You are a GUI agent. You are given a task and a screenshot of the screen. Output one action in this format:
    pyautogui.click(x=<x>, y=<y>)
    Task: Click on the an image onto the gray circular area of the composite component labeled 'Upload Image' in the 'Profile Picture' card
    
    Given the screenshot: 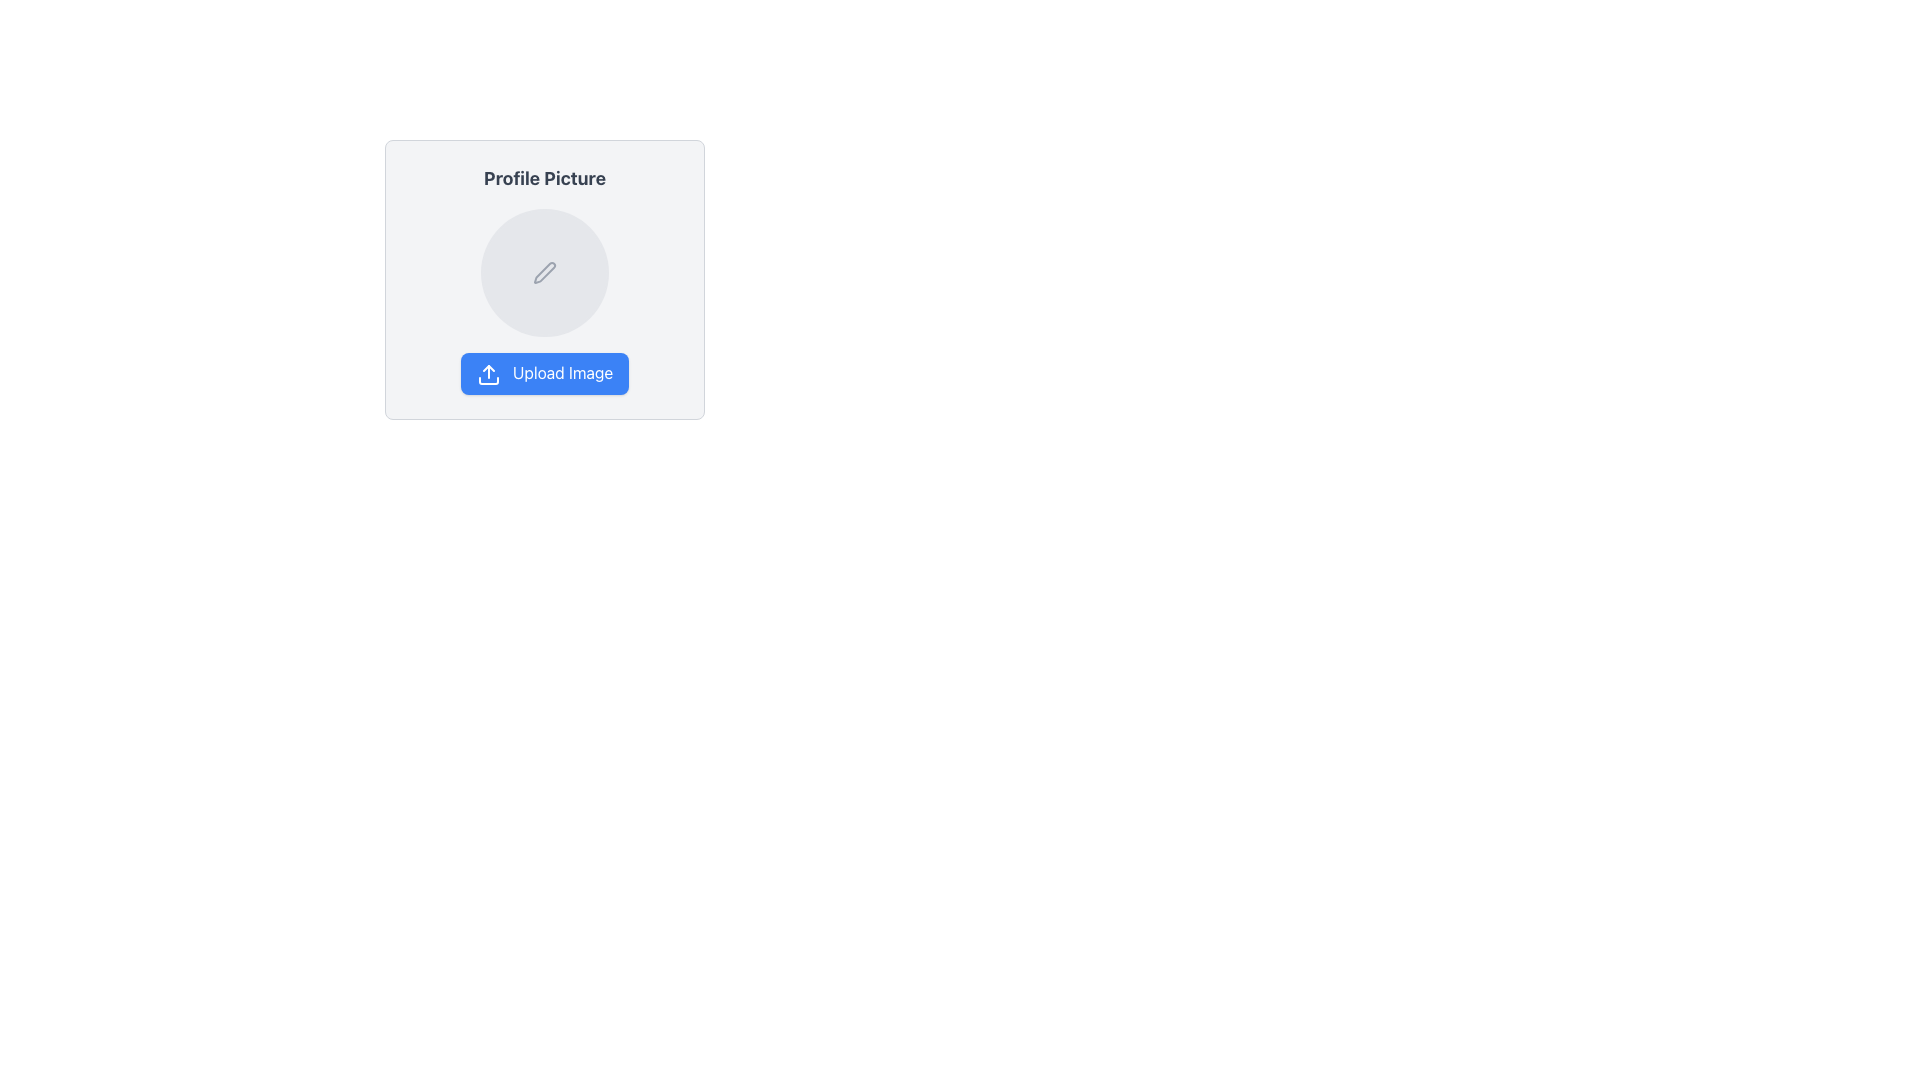 What is the action you would take?
    pyautogui.click(x=545, y=301)
    